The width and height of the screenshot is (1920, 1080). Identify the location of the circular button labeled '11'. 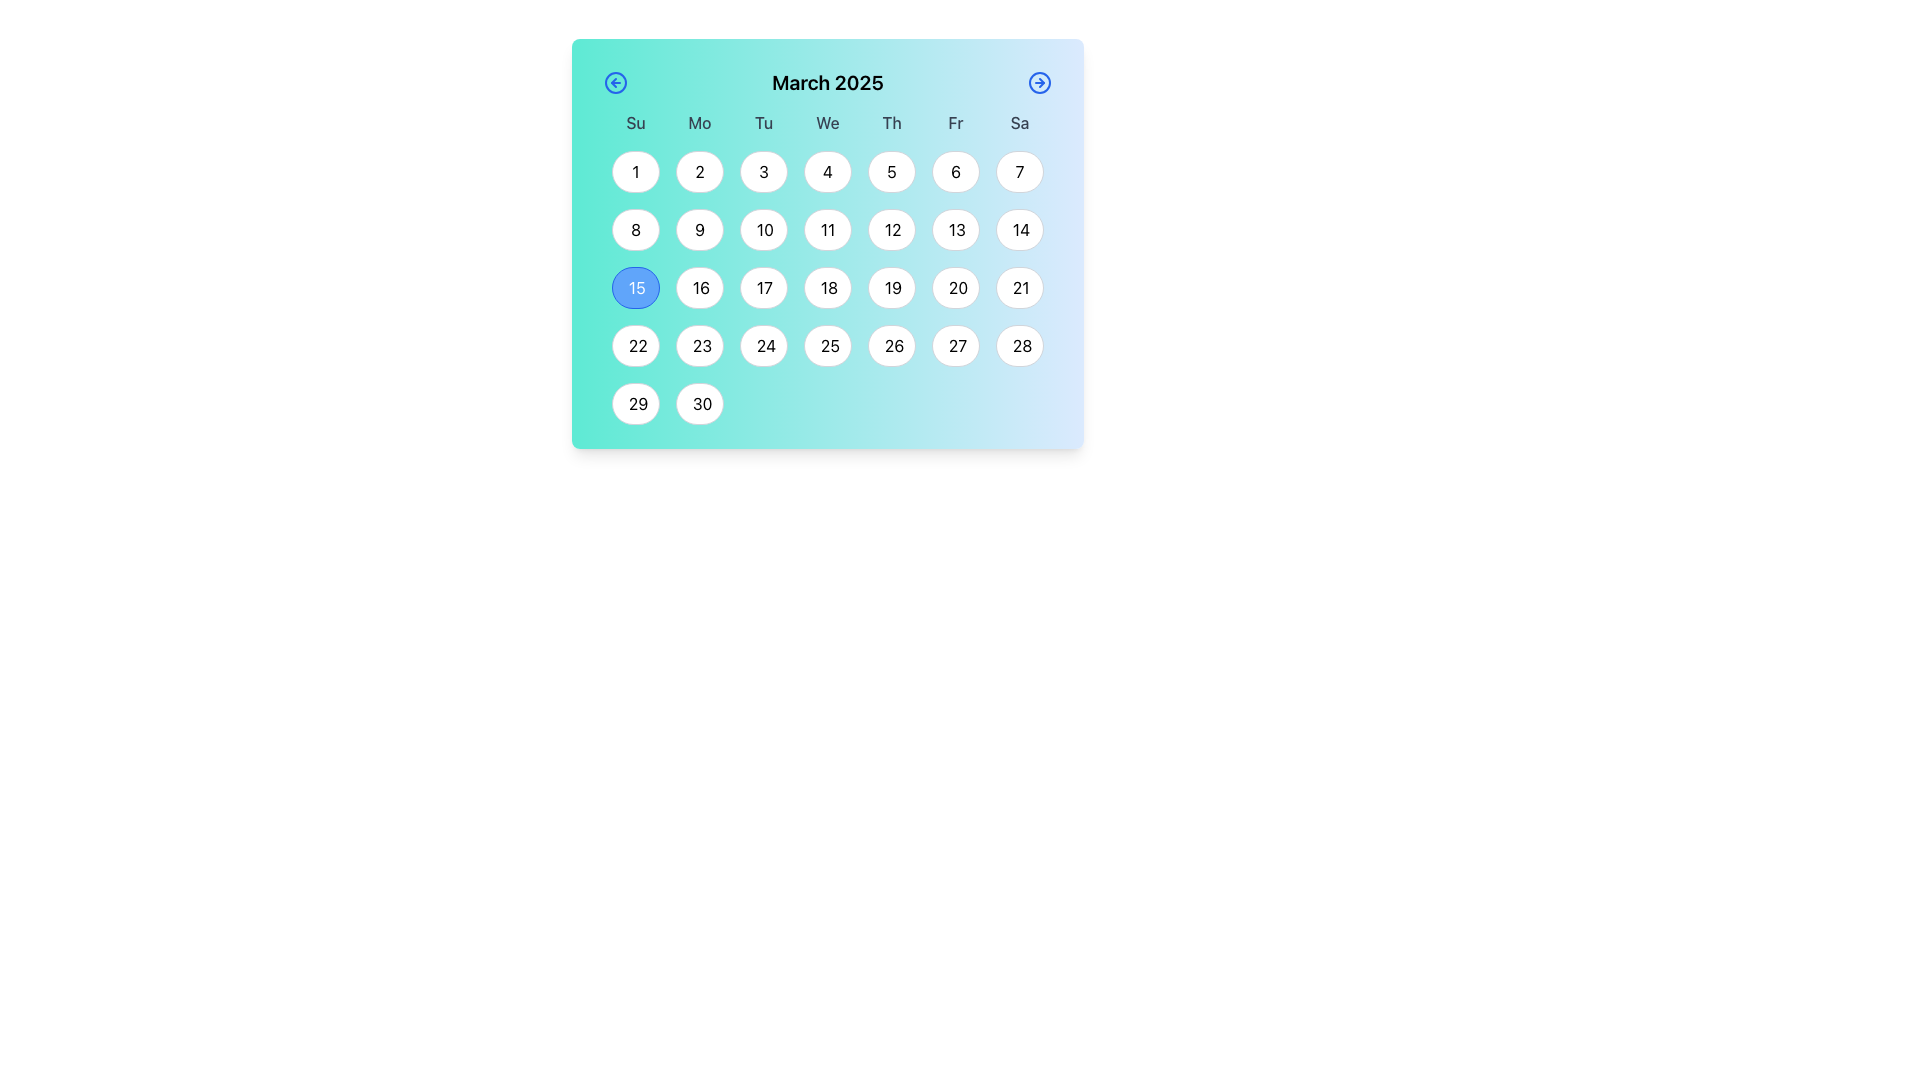
(828, 229).